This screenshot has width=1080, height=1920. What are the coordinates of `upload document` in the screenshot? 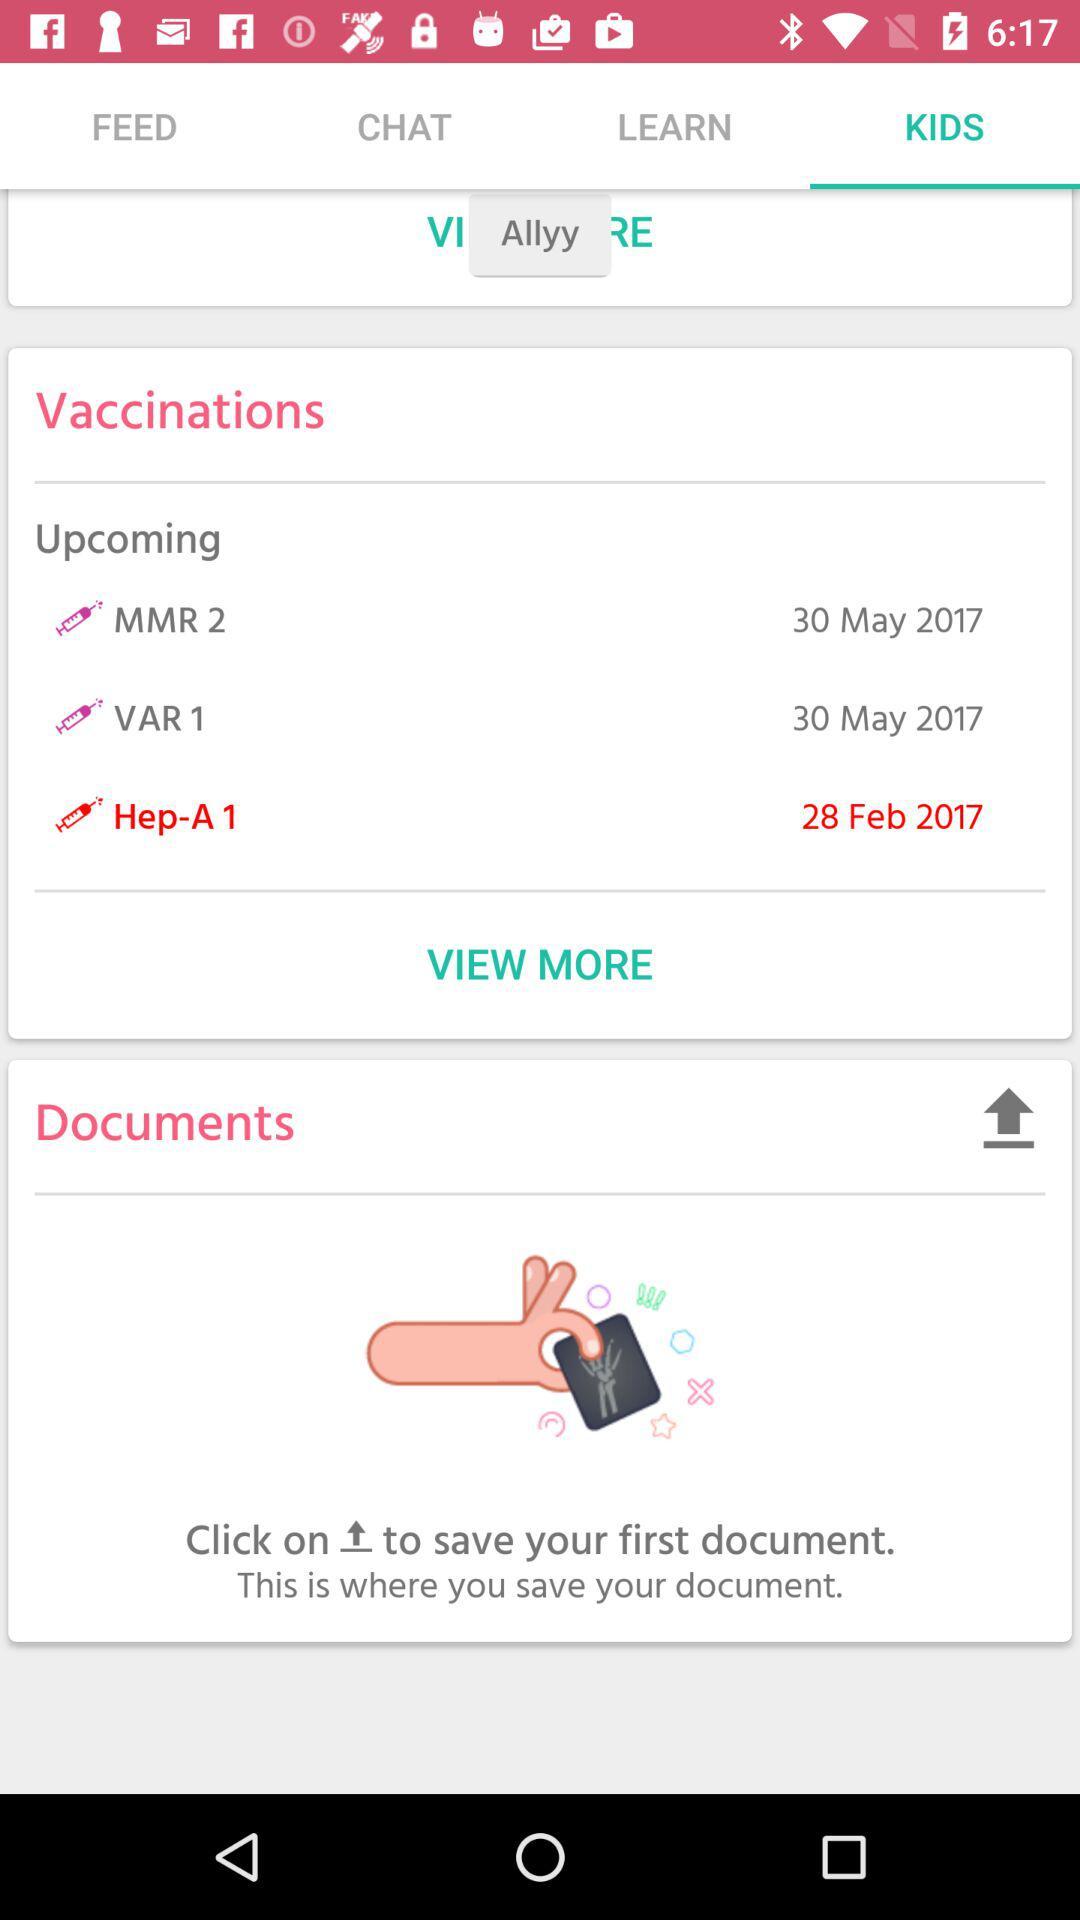 It's located at (1008, 1116).